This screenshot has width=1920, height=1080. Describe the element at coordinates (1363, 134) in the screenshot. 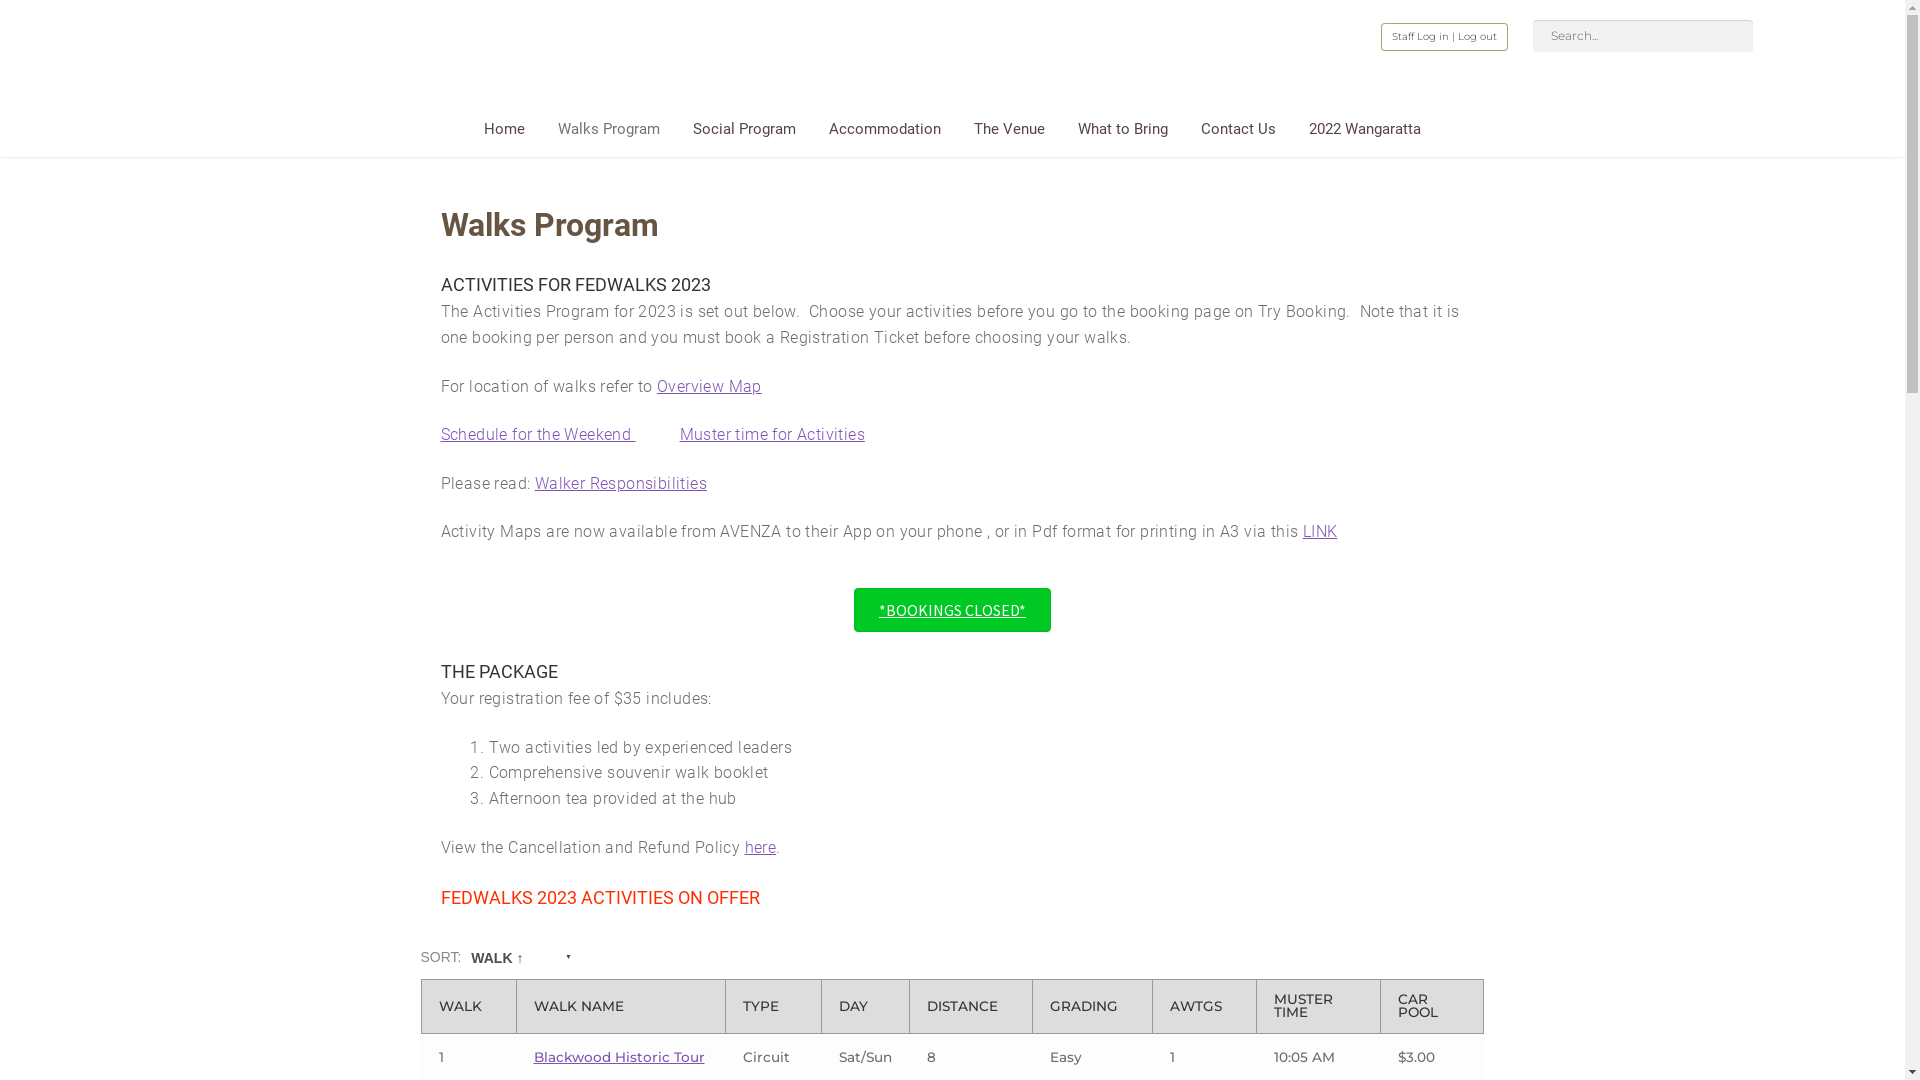

I see `'2022 Wangaratta'` at that location.